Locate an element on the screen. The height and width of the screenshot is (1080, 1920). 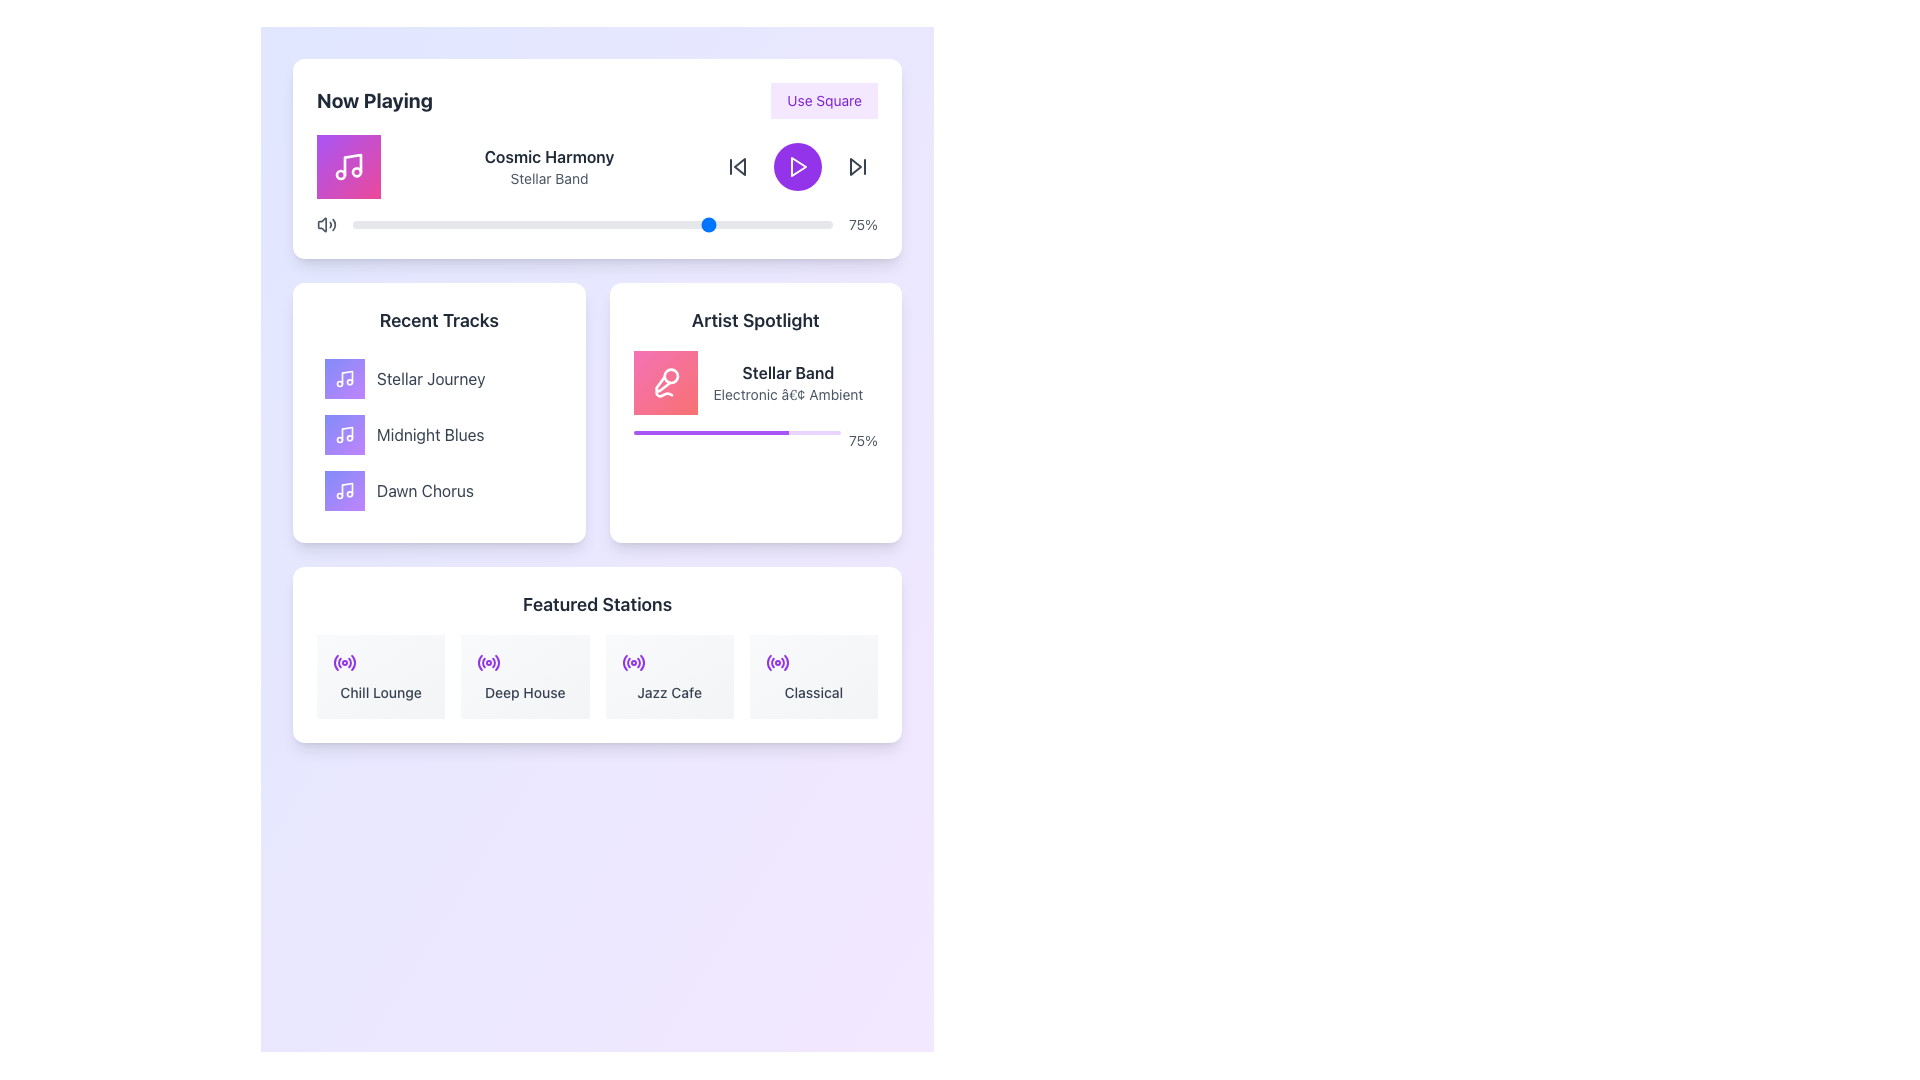
the musical note icon with a white color and purple gradient background, located at the top-left corner of the 'Now Playing' card is located at coordinates (349, 165).